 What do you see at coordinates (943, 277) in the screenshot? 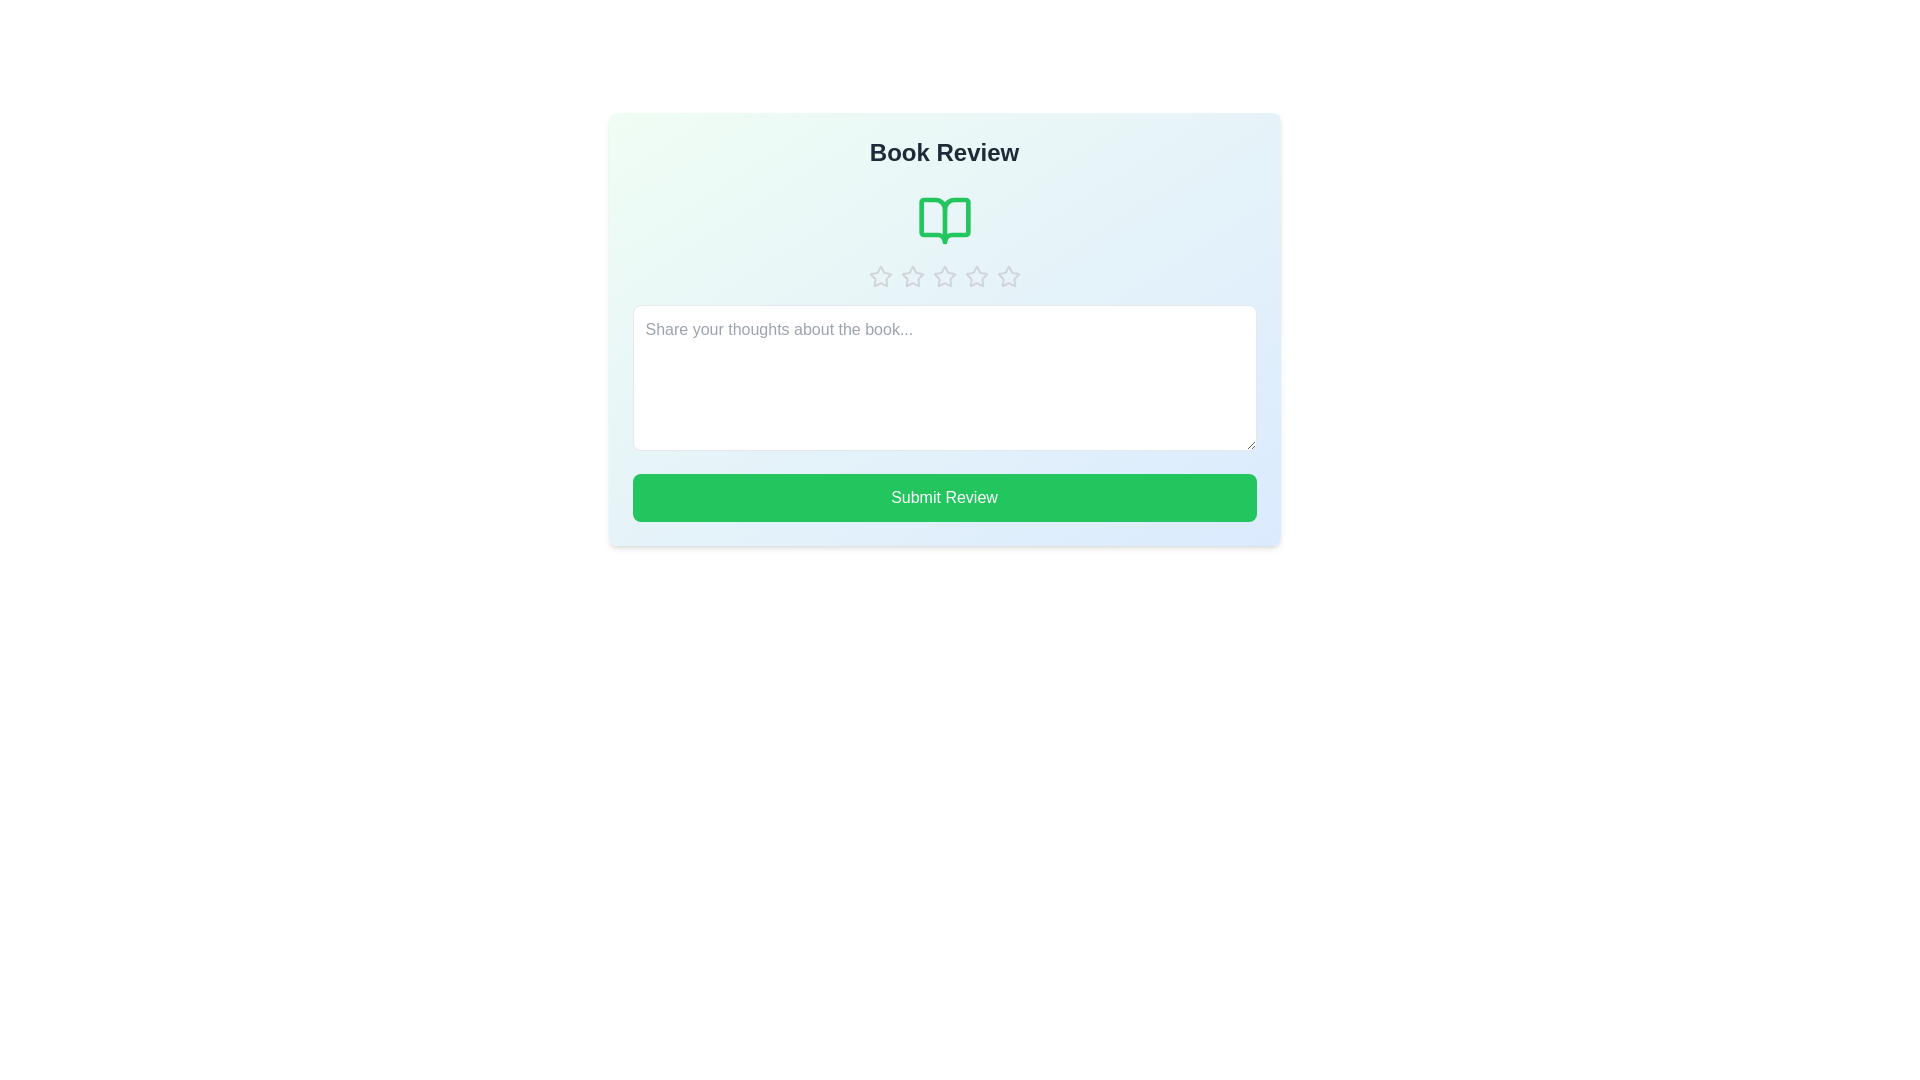
I see `the book rating to 3 stars by clicking the corresponding star` at bounding box center [943, 277].